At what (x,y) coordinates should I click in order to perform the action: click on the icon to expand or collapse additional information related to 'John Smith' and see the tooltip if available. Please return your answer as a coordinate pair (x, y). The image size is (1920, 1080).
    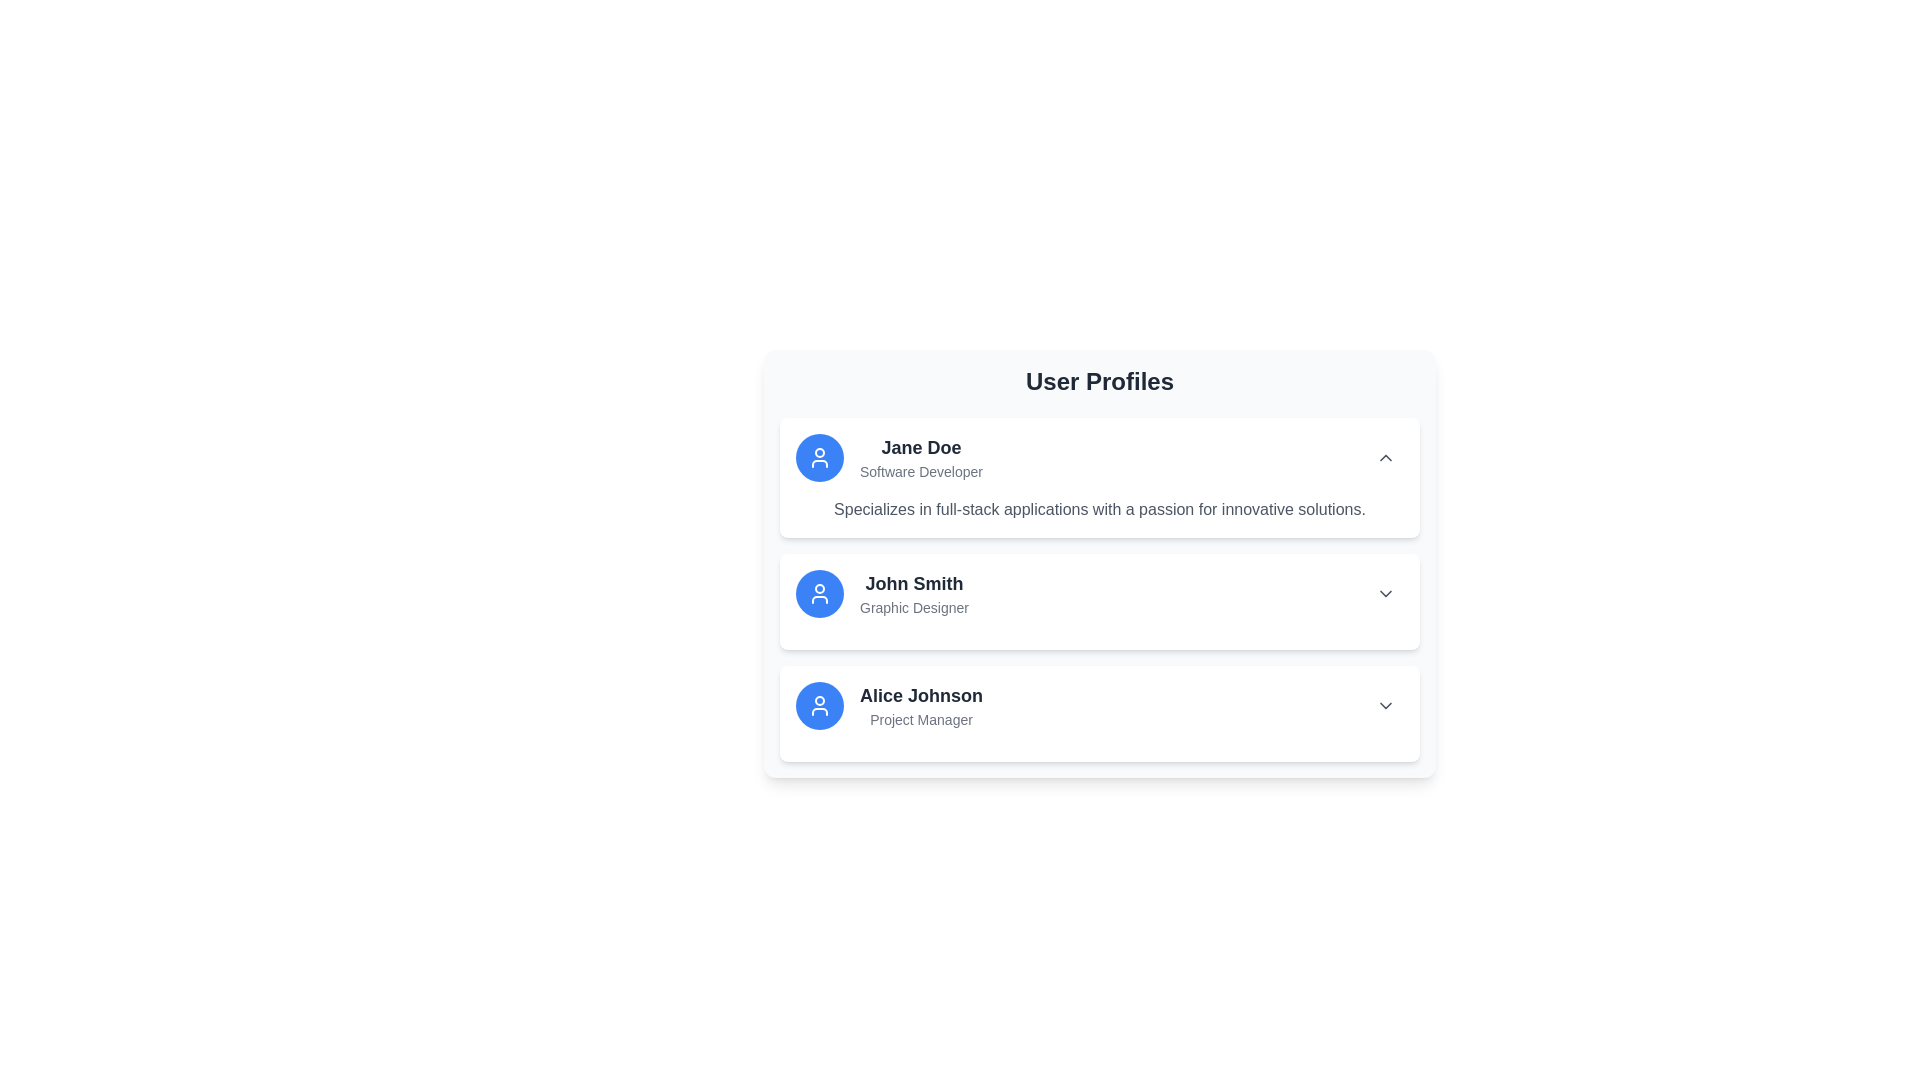
    Looking at the image, I should click on (1385, 593).